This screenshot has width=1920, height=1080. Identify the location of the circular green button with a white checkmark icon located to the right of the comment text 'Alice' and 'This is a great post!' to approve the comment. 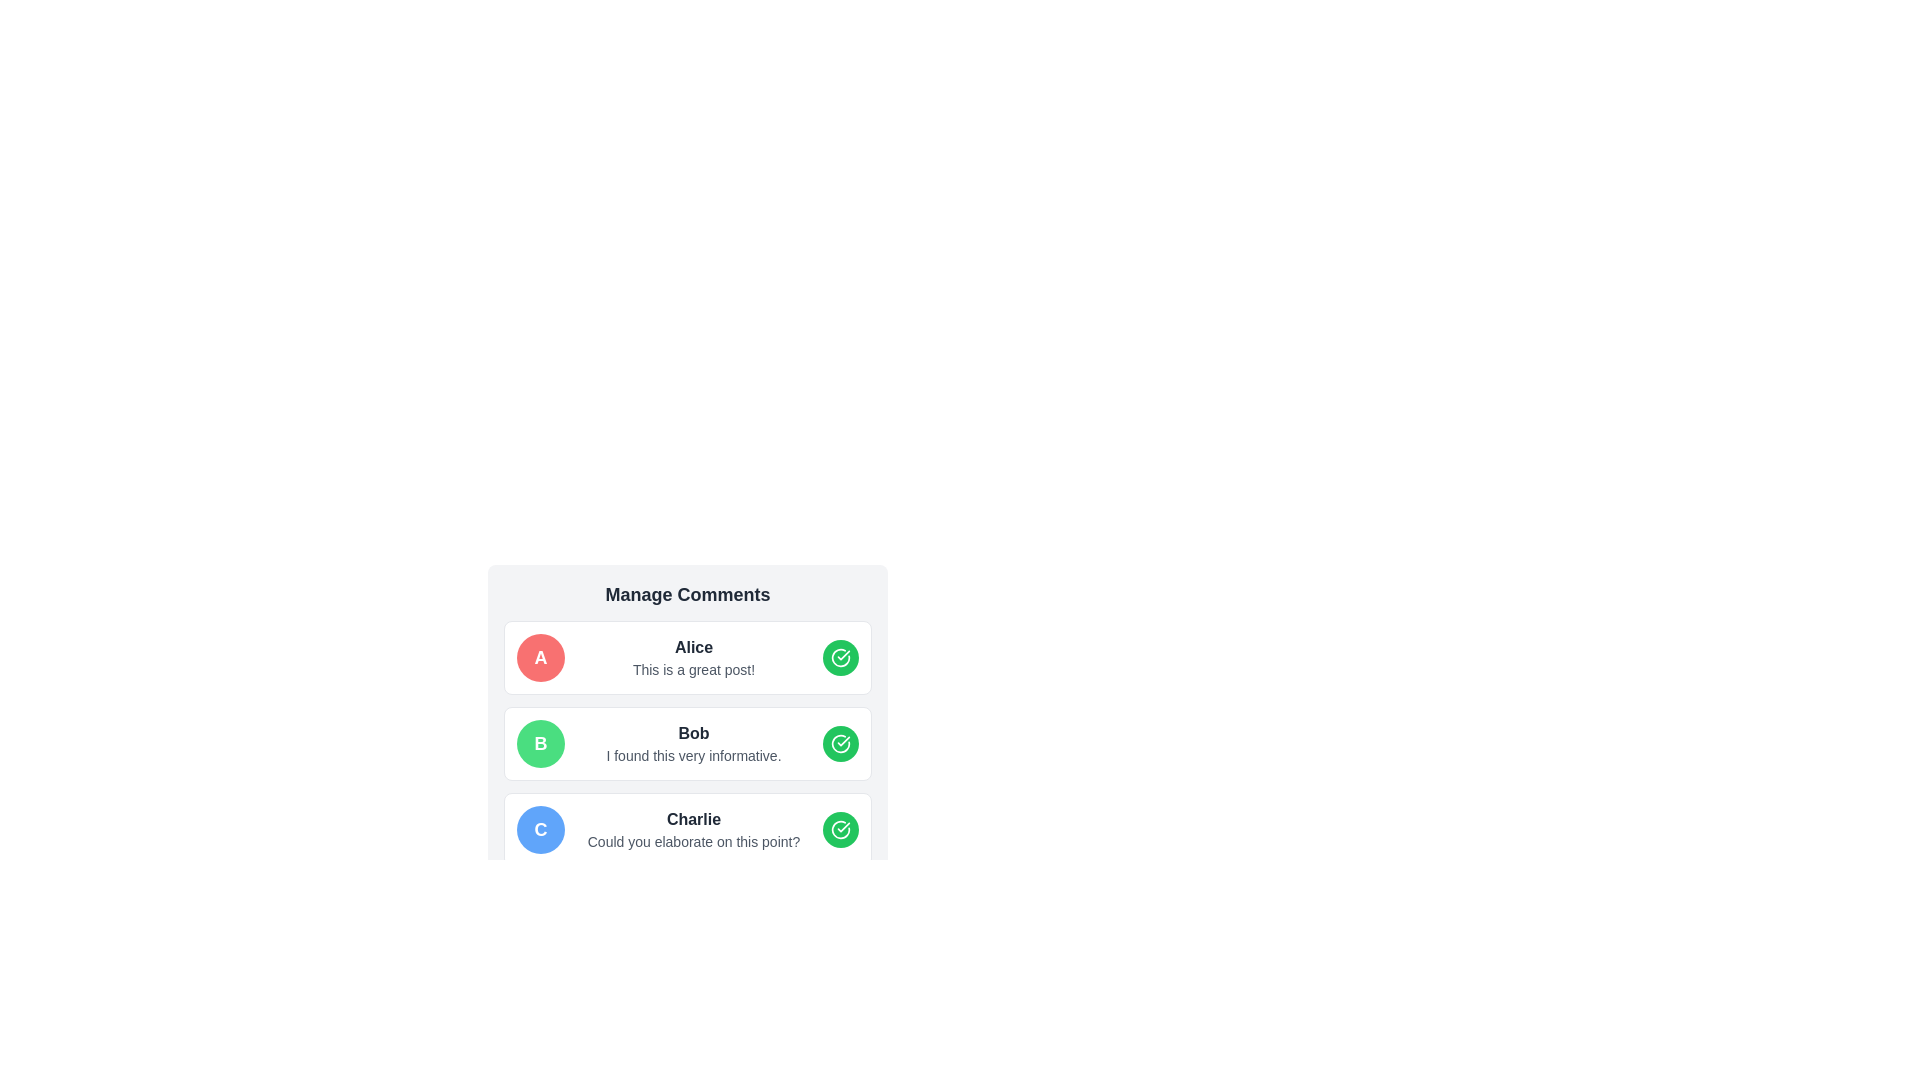
(840, 658).